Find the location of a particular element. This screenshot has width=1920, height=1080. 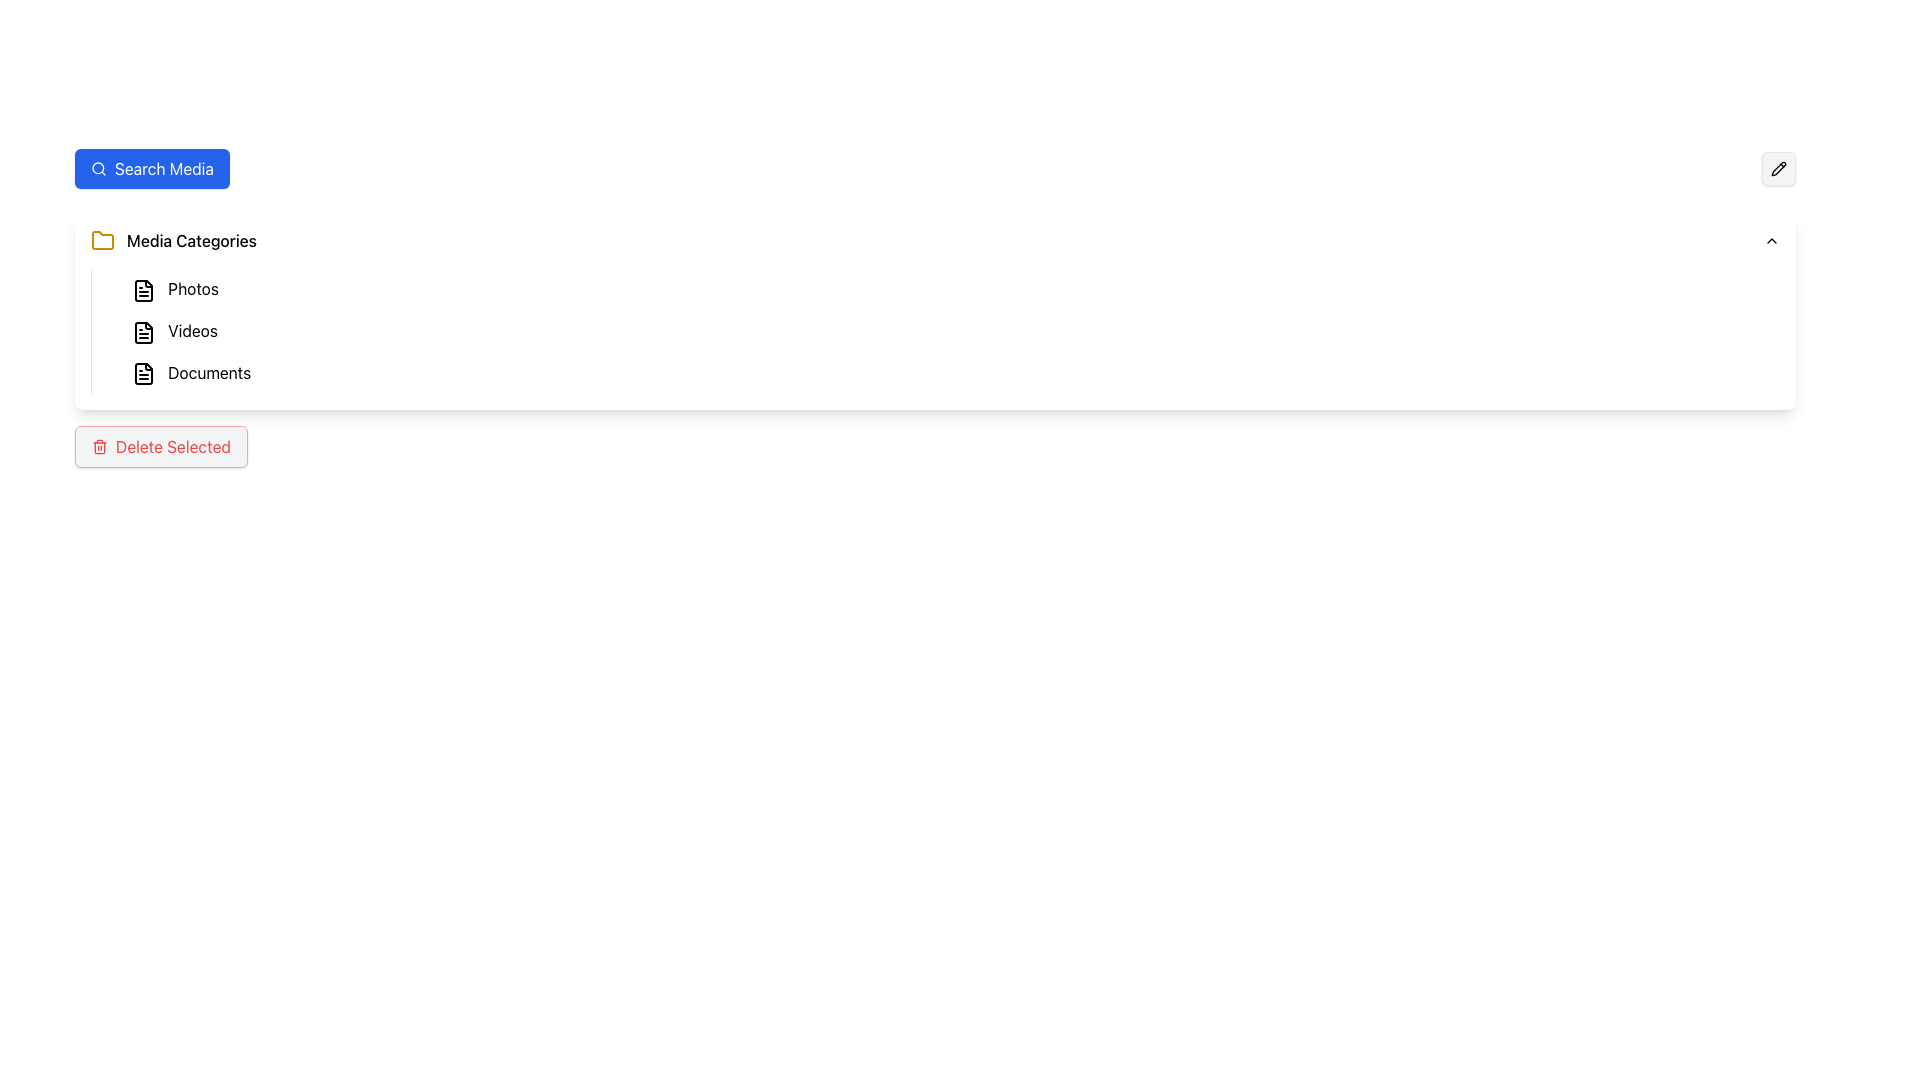

the blue 'Search Media' button with a magnifying glass icon is located at coordinates (151, 168).